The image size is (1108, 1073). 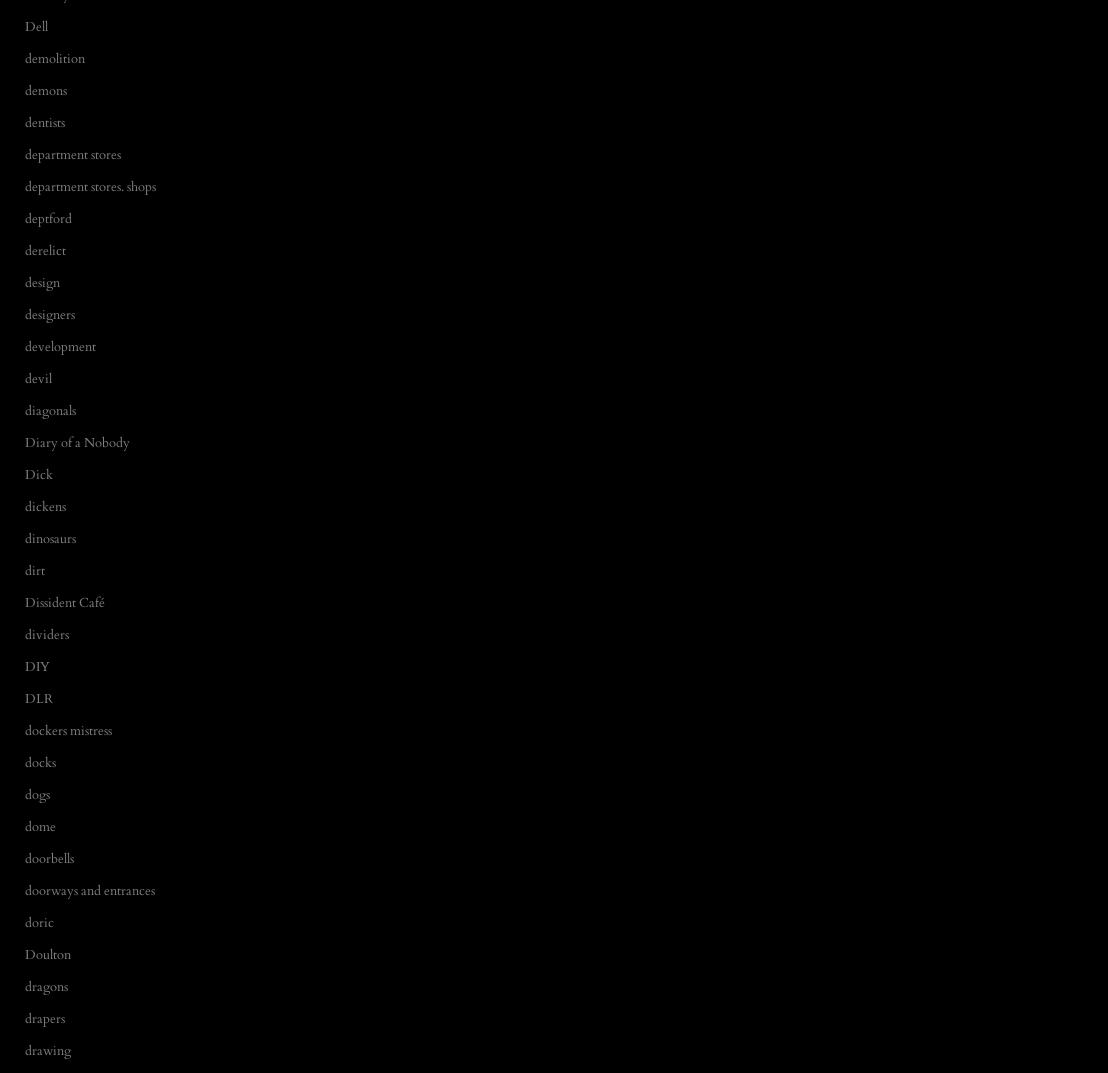 I want to click on 'development', so click(x=59, y=346).